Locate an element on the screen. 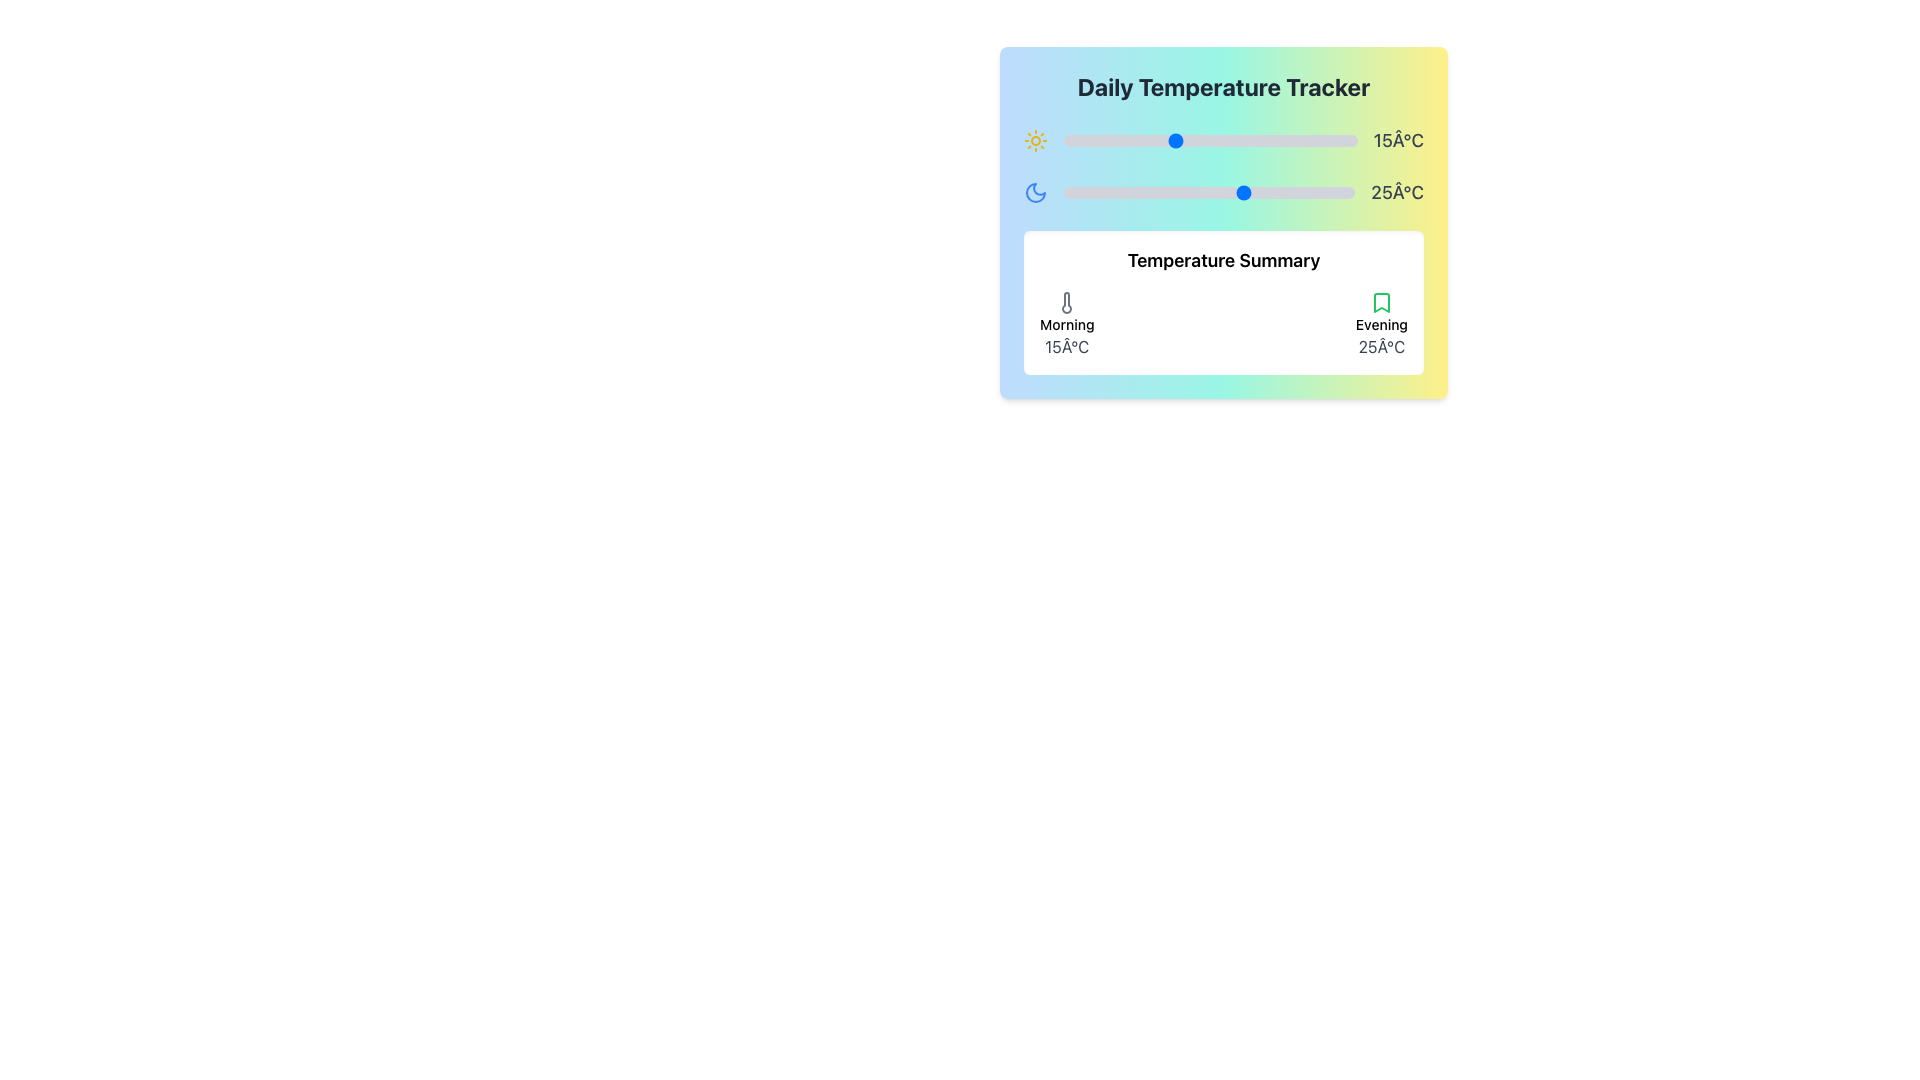 The width and height of the screenshot is (1920, 1080). the slider value is located at coordinates (1165, 192).